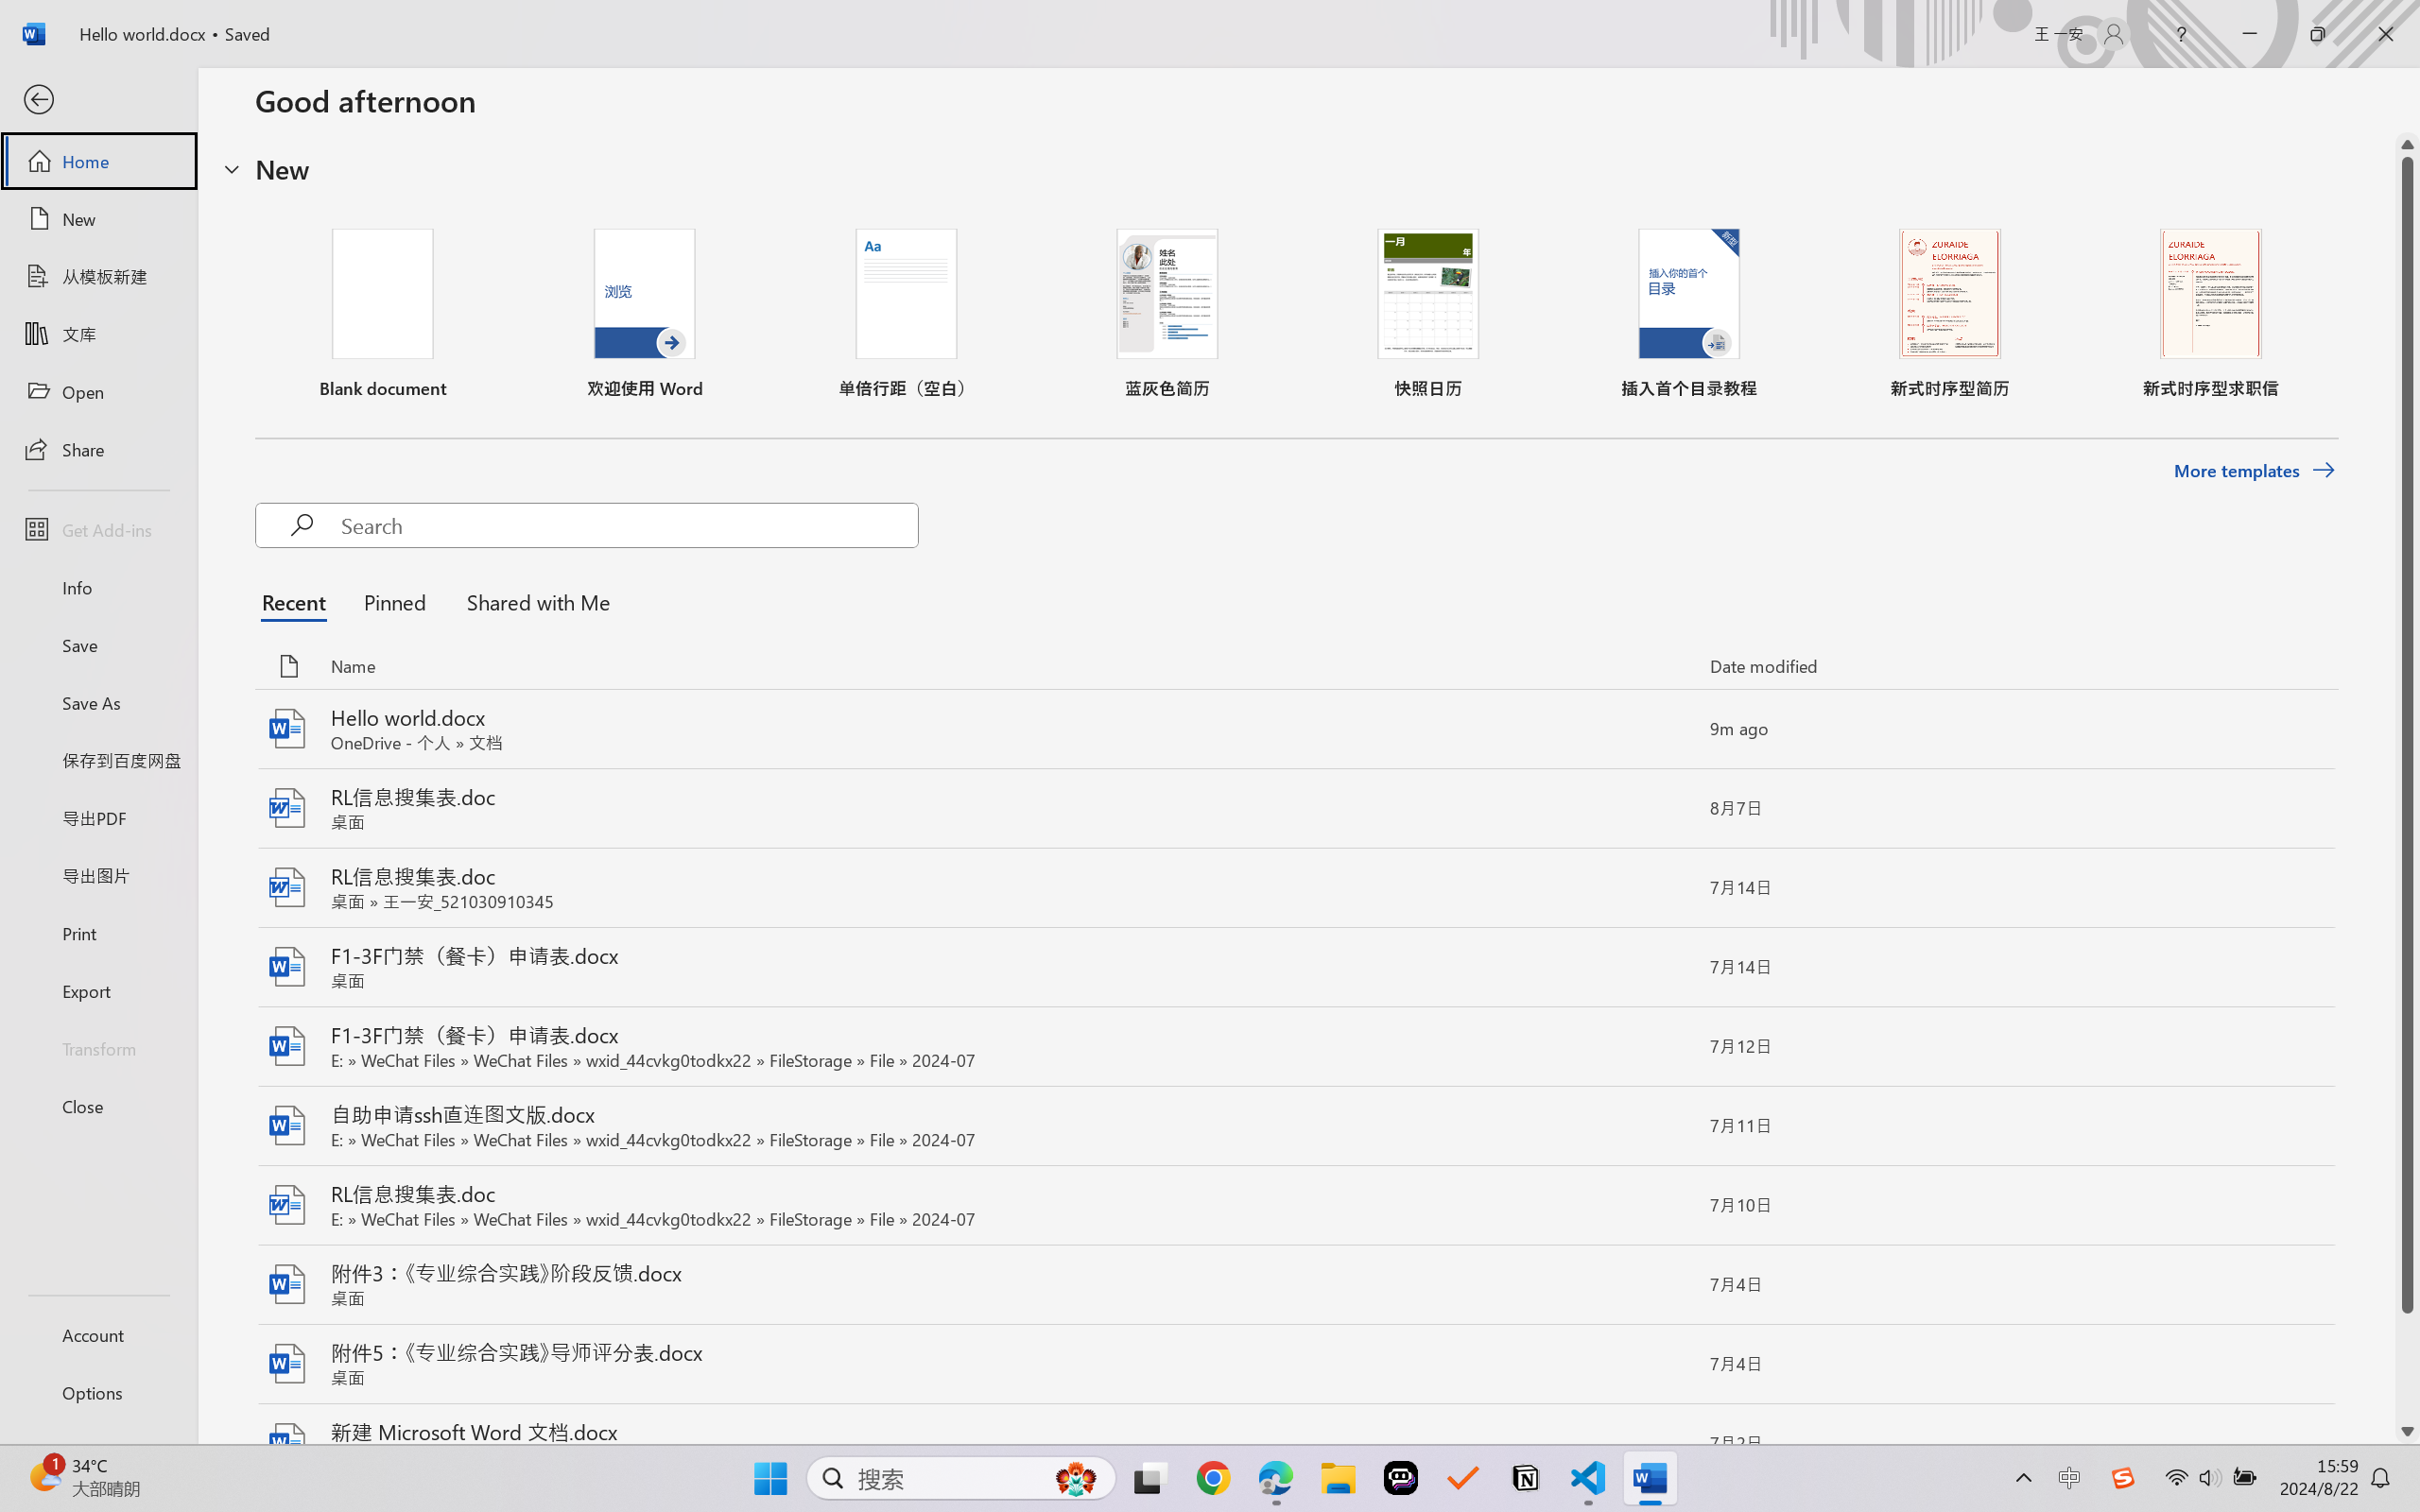 Image resolution: width=2420 pixels, height=1512 pixels. I want to click on 'Share', so click(97, 448).